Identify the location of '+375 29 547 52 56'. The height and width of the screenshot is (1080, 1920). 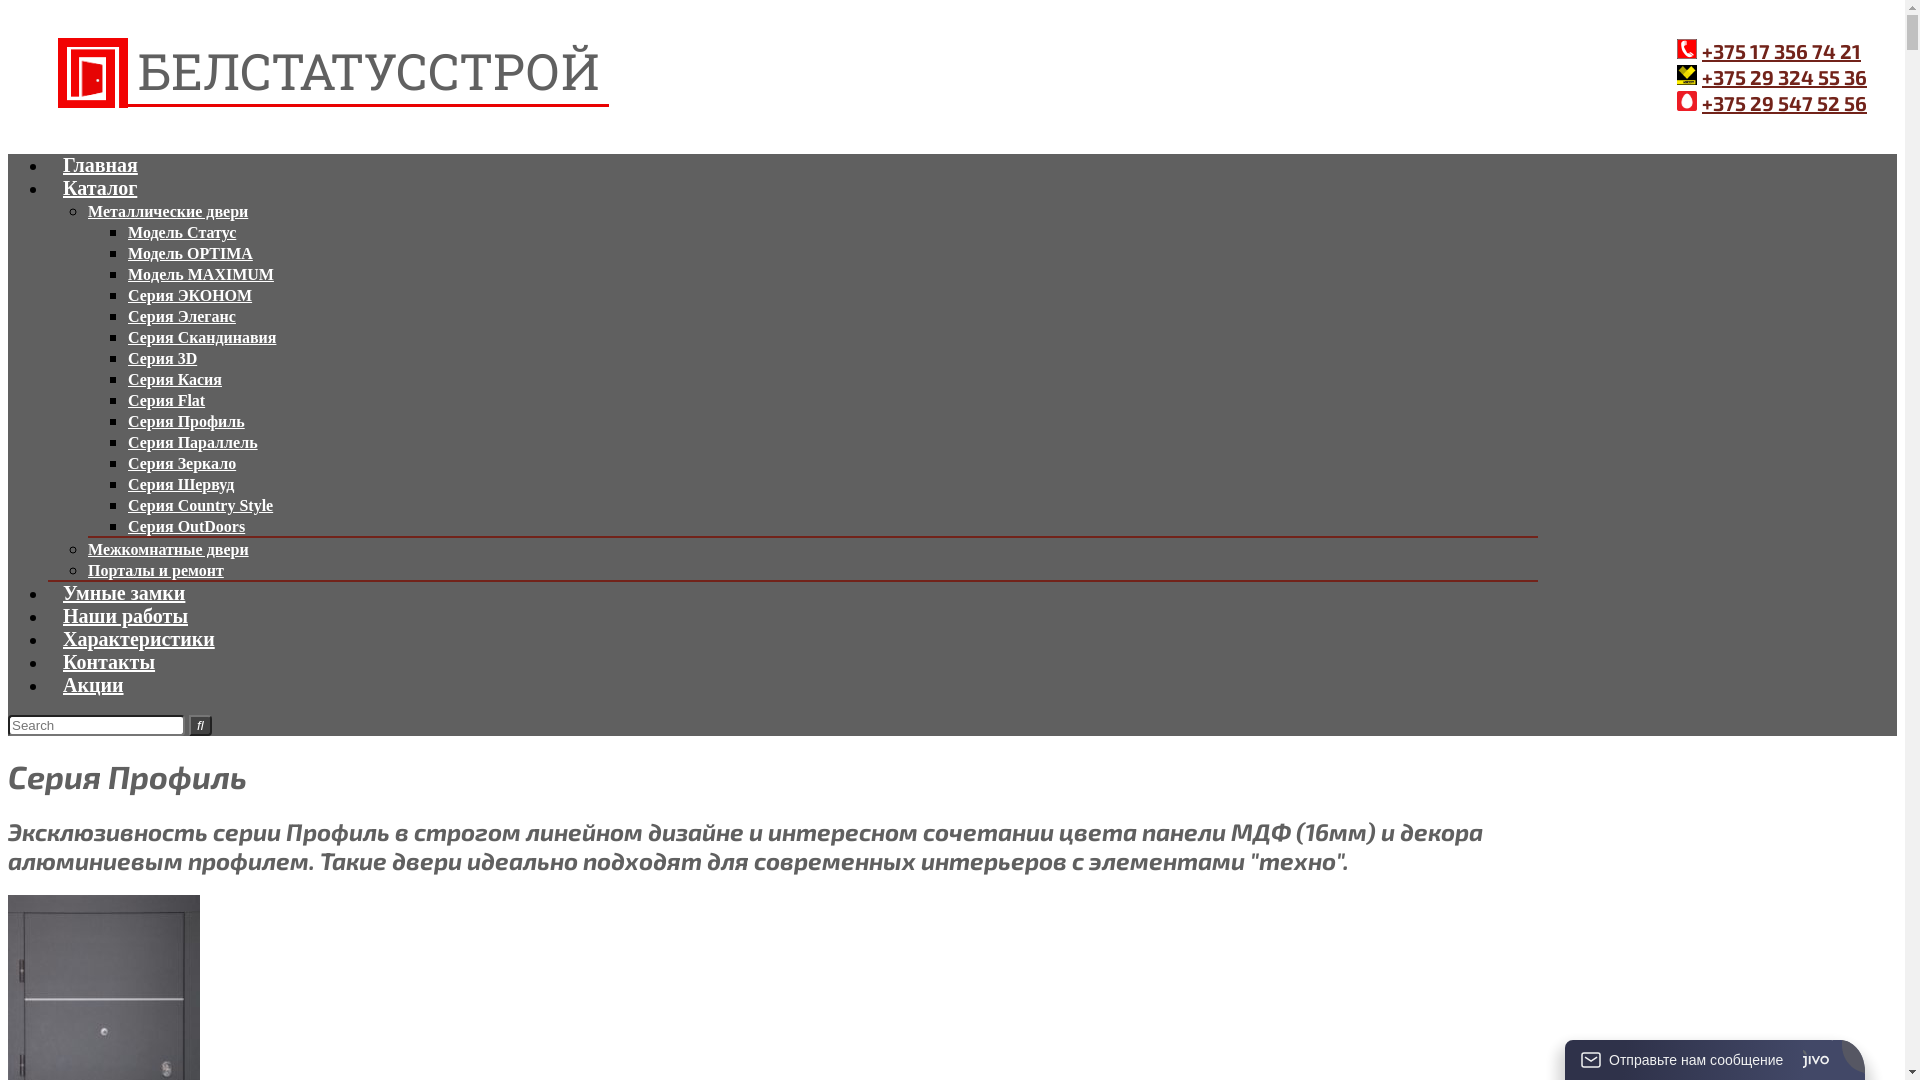
(1784, 103).